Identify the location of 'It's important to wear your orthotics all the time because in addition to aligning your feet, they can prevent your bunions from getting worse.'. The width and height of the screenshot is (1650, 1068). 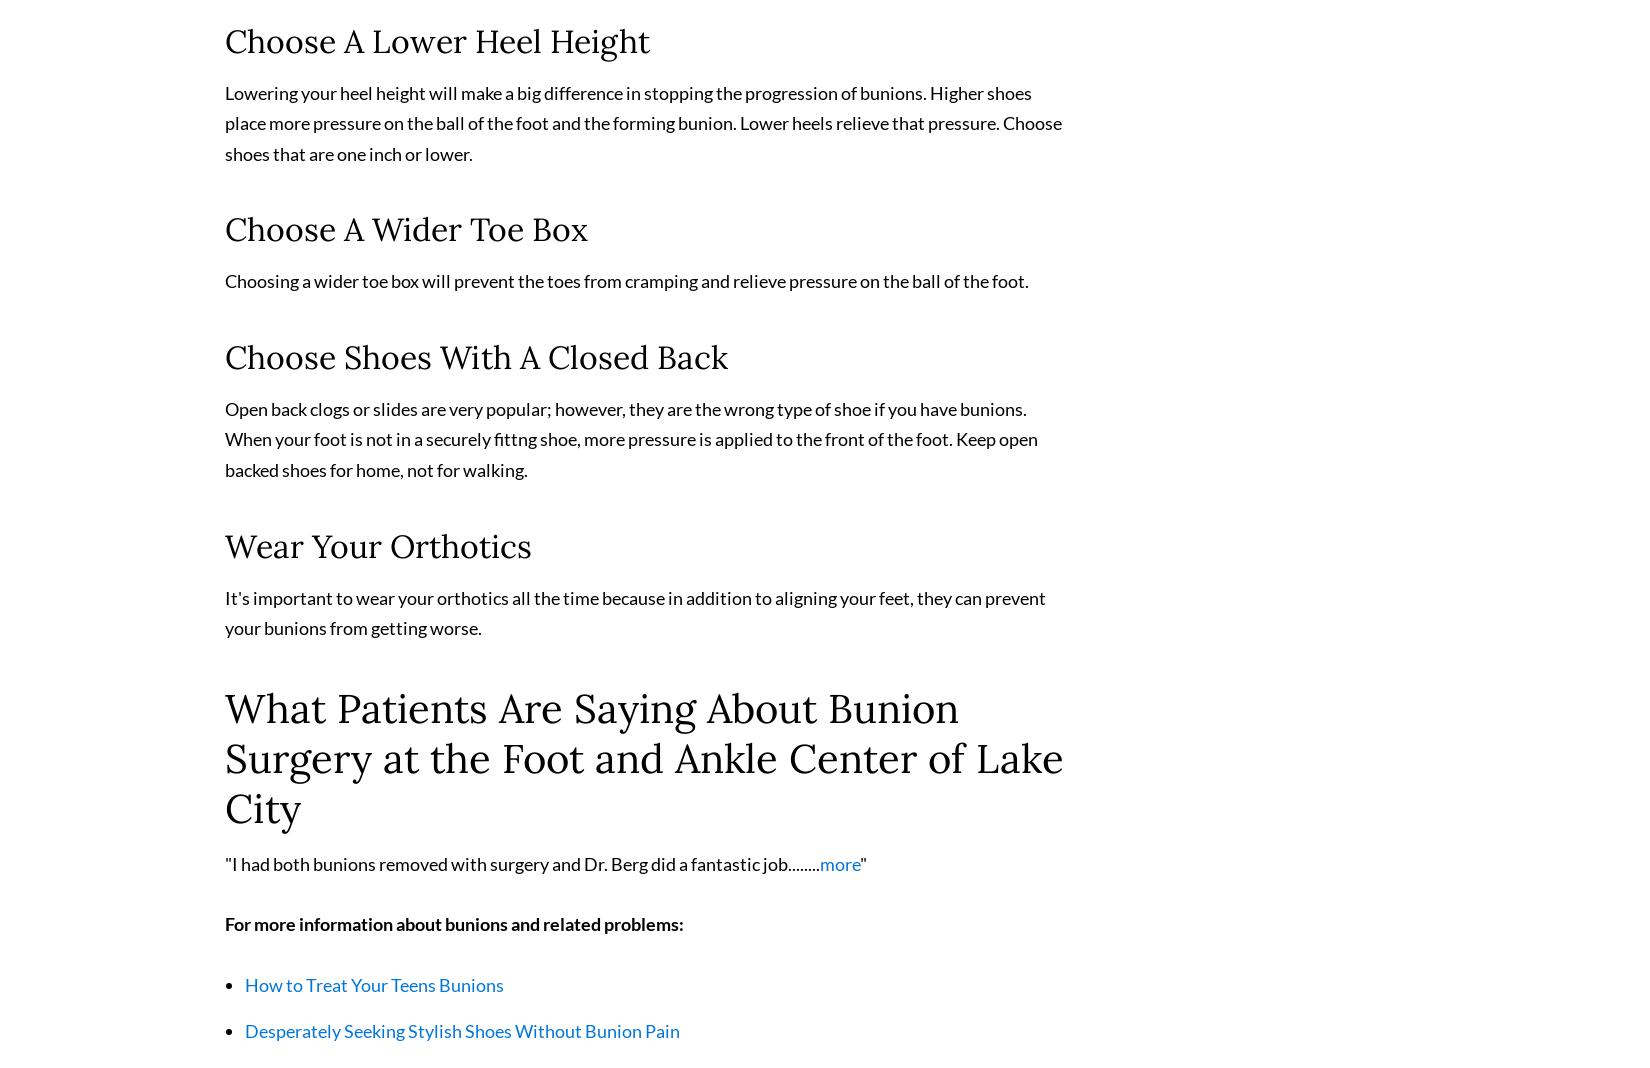
(634, 620).